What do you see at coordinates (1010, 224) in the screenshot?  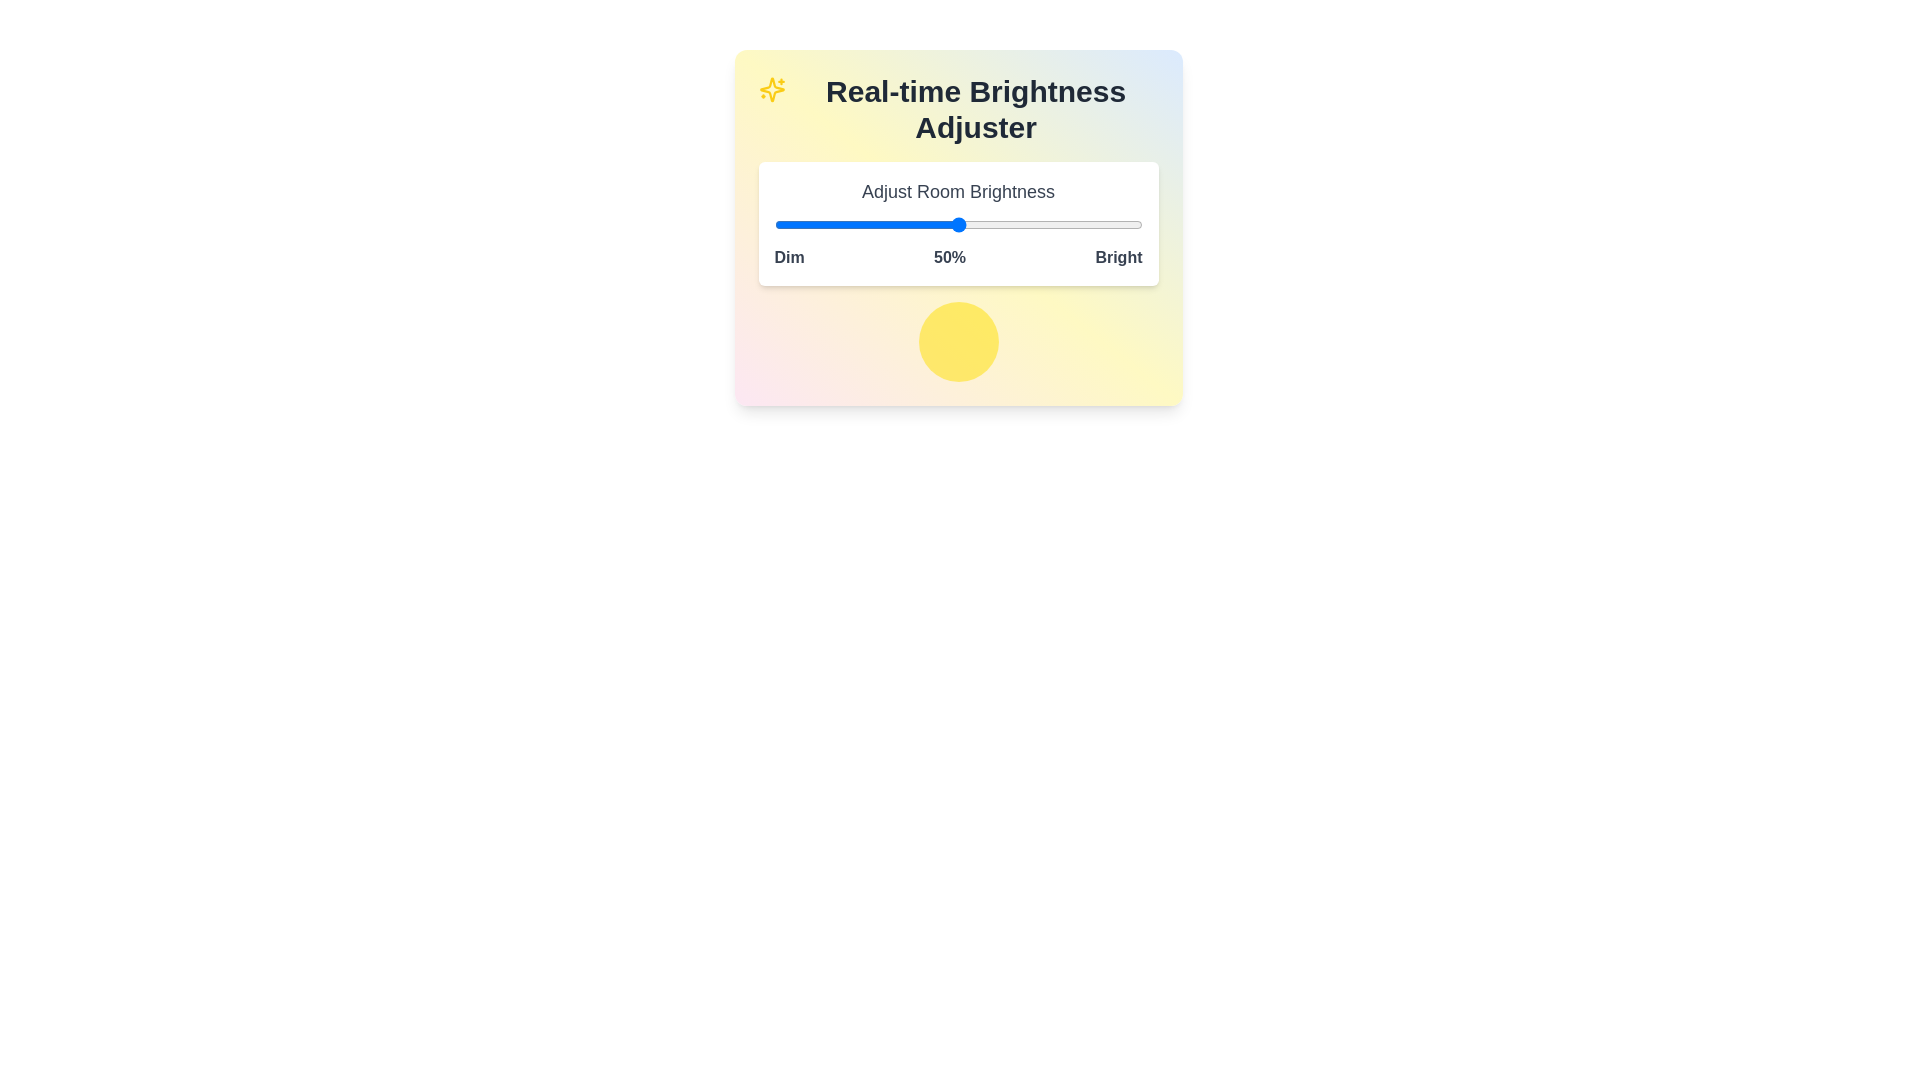 I see `the brightness slider to 64%` at bounding box center [1010, 224].